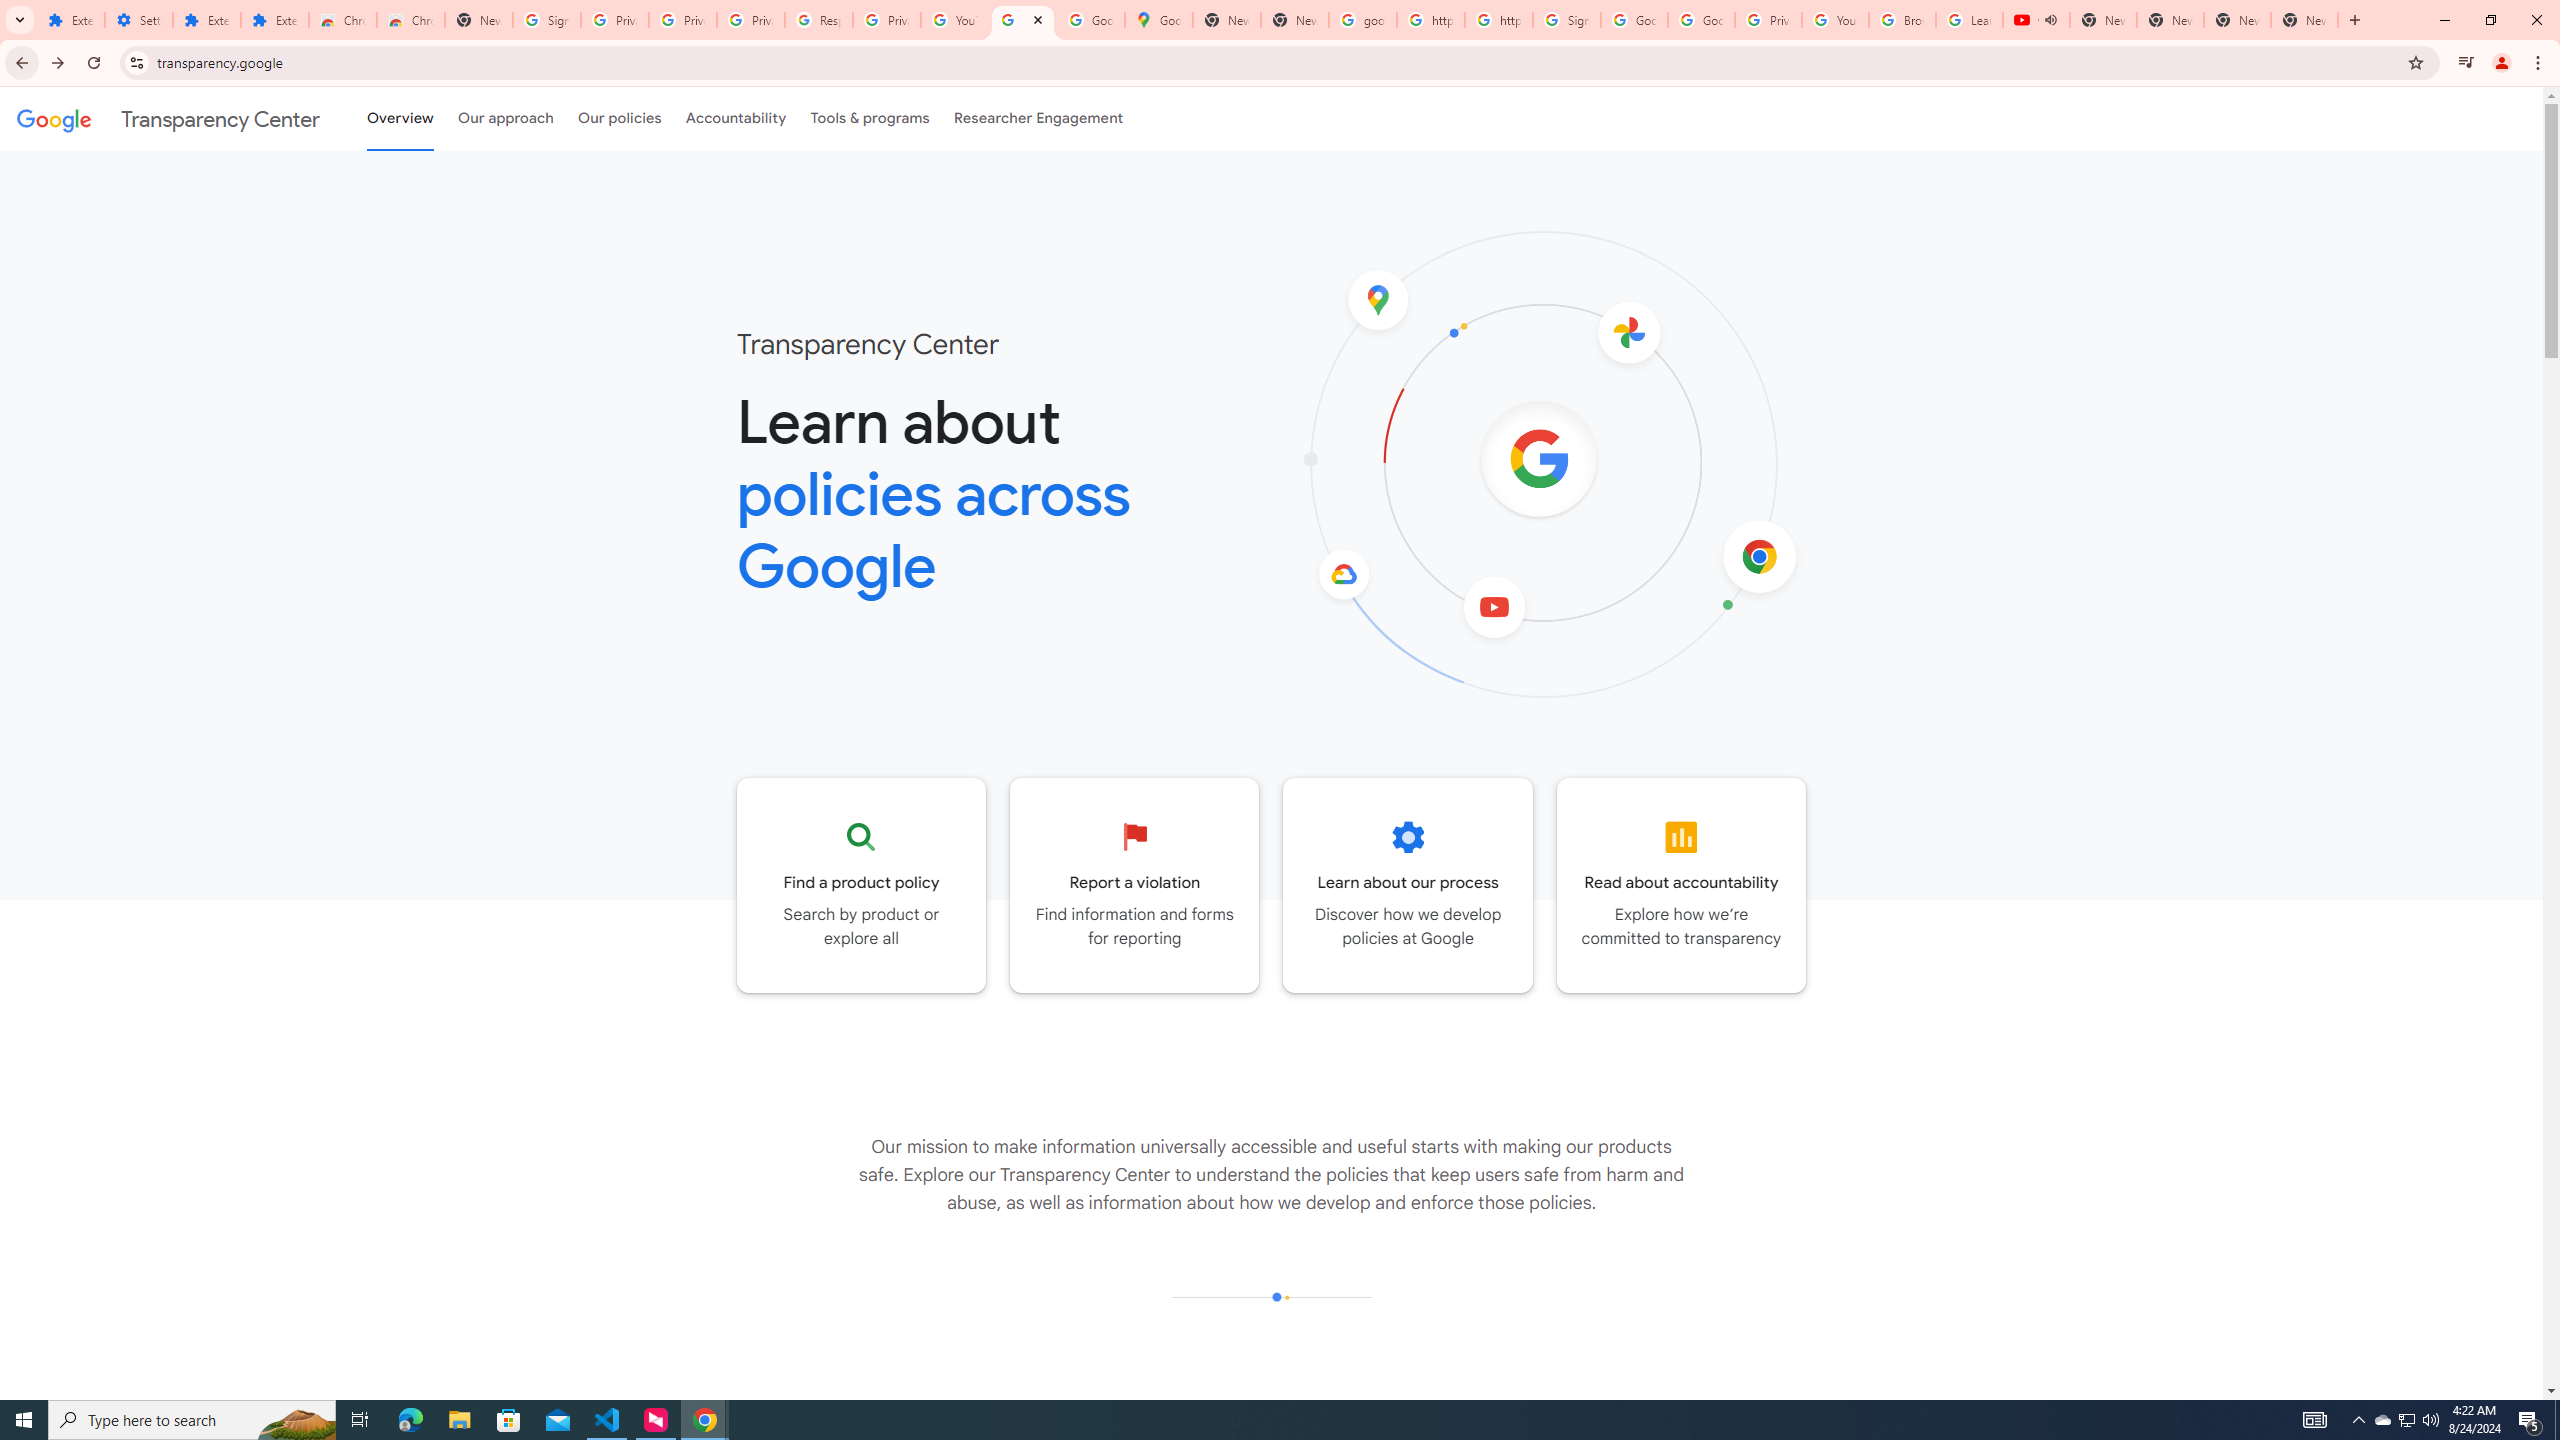 This screenshot has width=2560, height=1440. What do you see at coordinates (861, 884) in the screenshot?
I see `'Go to the Product policy page'` at bounding box center [861, 884].